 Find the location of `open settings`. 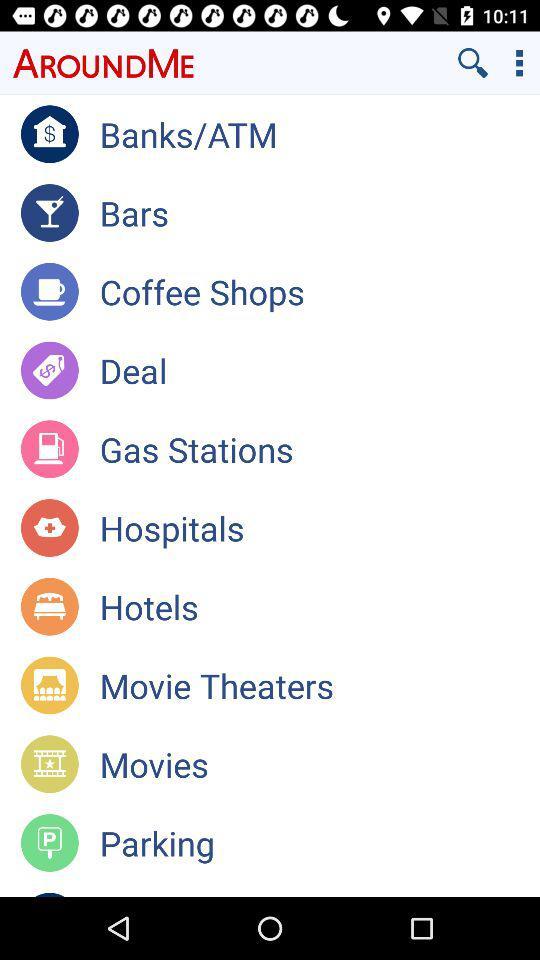

open settings is located at coordinates (519, 62).